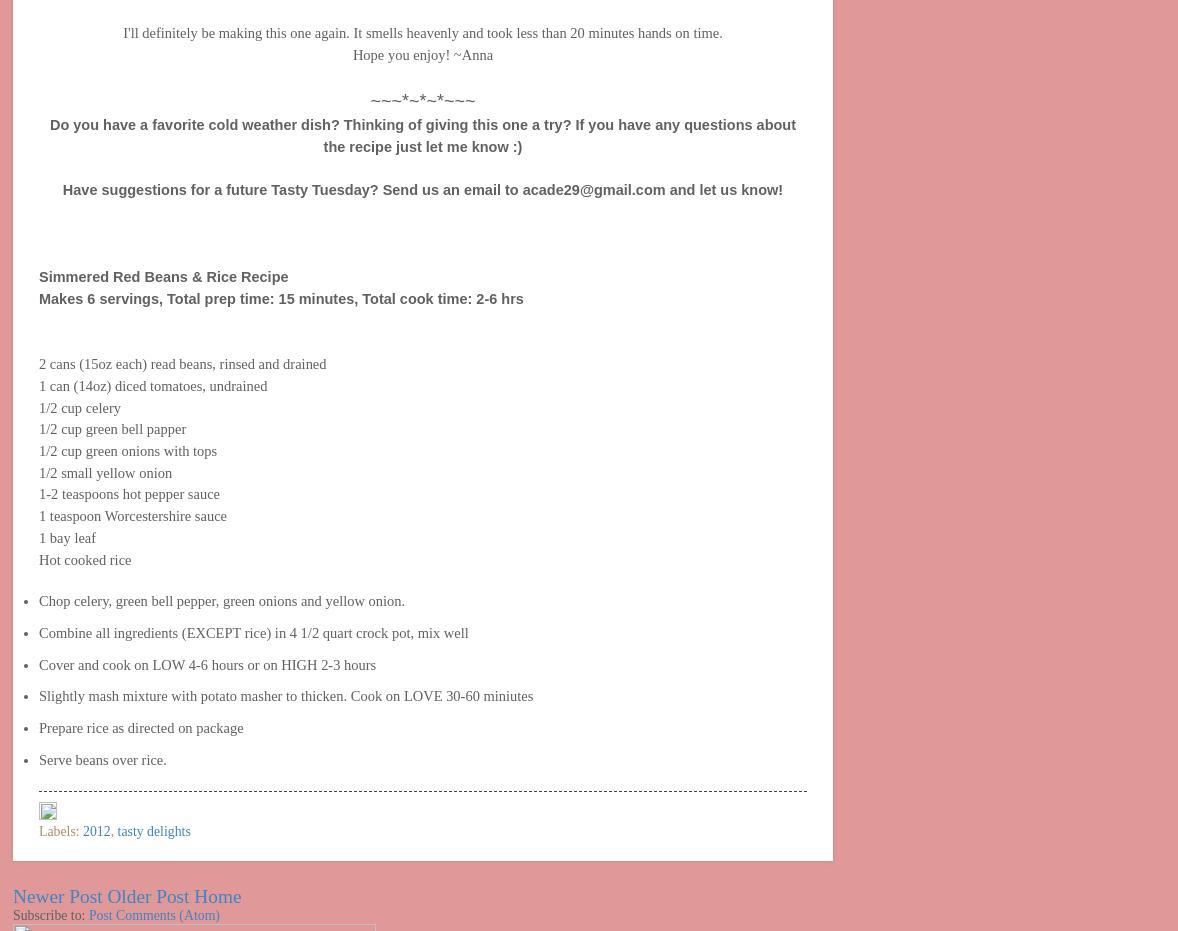  What do you see at coordinates (206, 663) in the screenshot?
I see `'Cover and cook on LOW 4-6 hours or on HIGH 2-3 hours'` at bounding box center [206, 663].